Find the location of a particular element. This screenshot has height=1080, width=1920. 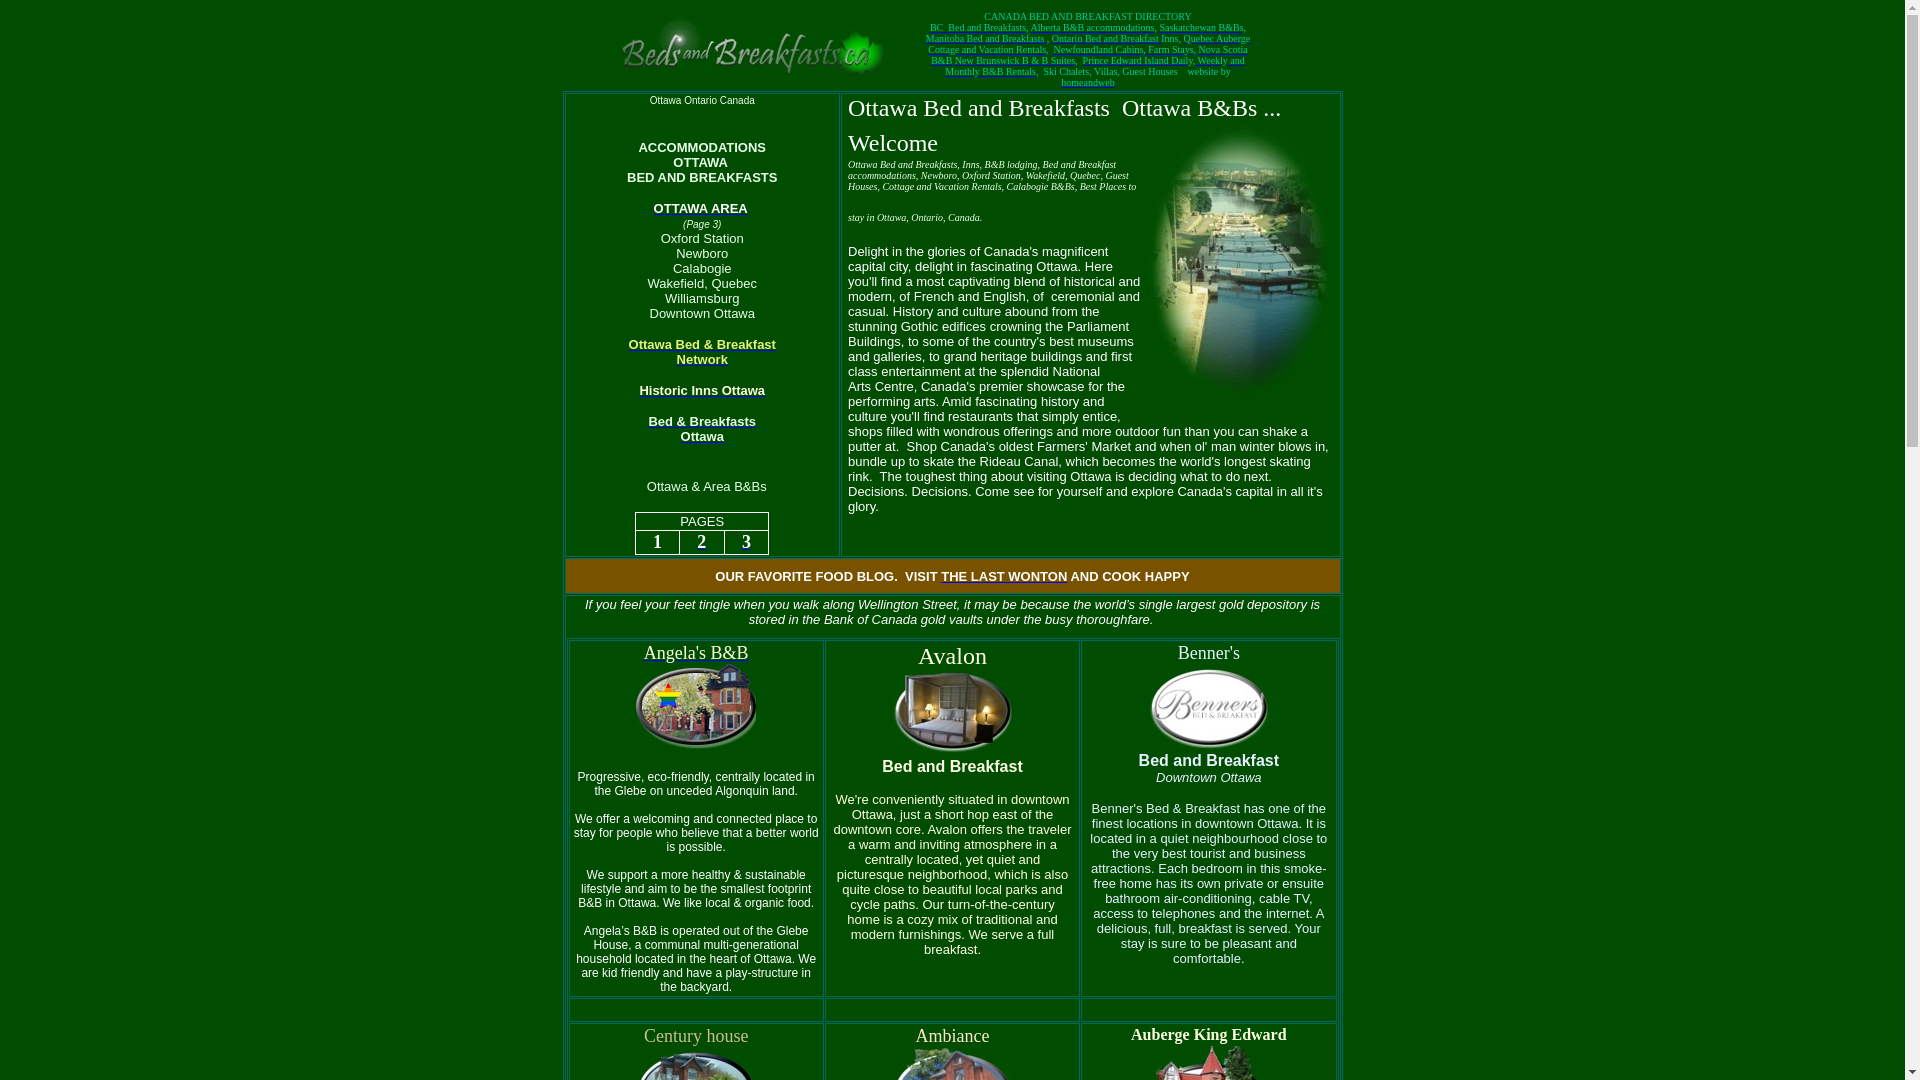

'istoric Inns Ottawa' is located at coordinates (648, 390).